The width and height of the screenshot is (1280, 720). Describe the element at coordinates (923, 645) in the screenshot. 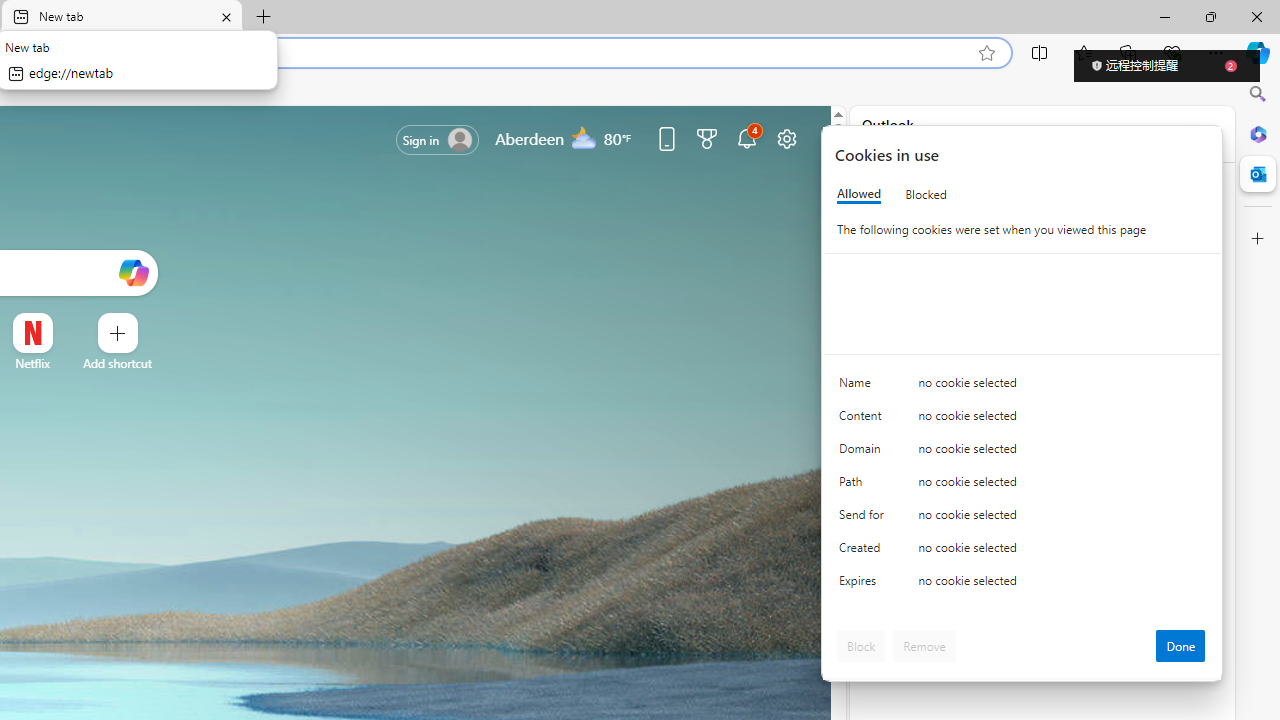

I see `'Remove'` at that location.